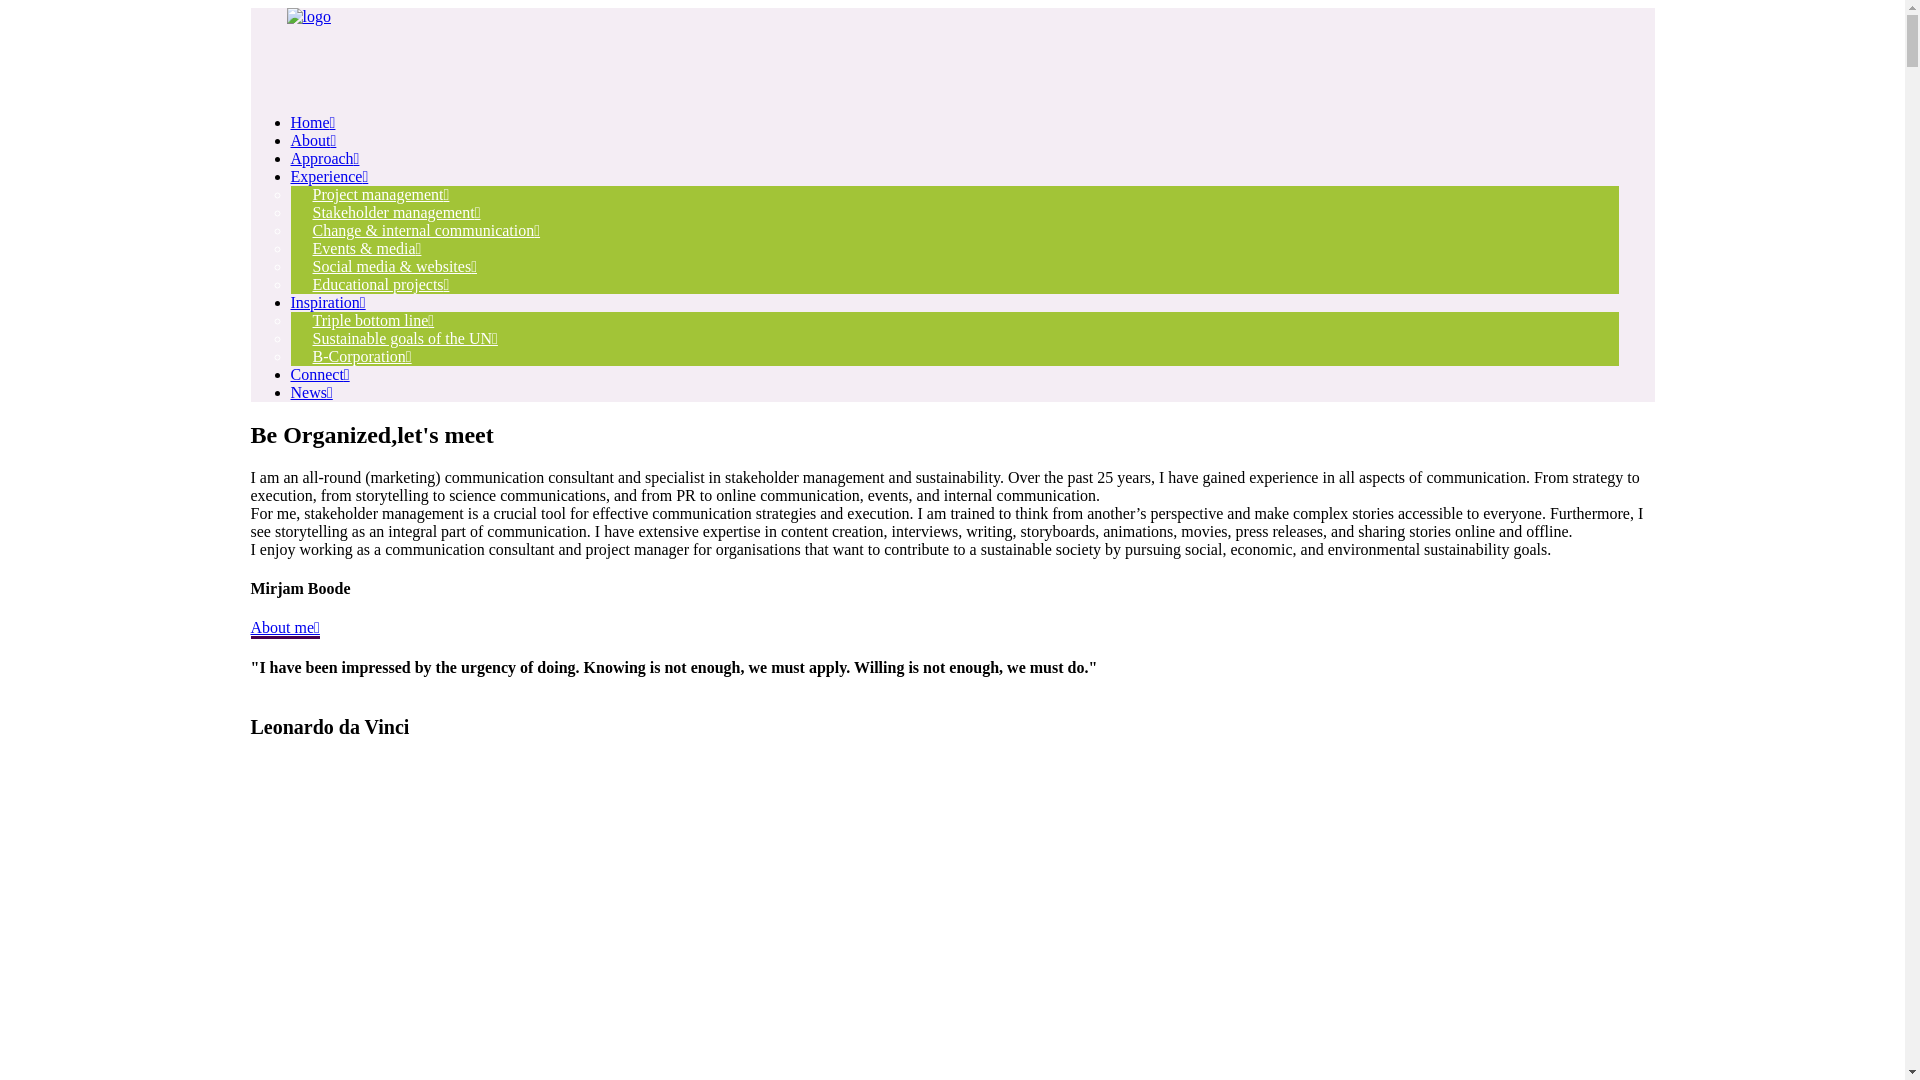  I want to click on 'Sustainable goals of the UN', so click(403, 337).